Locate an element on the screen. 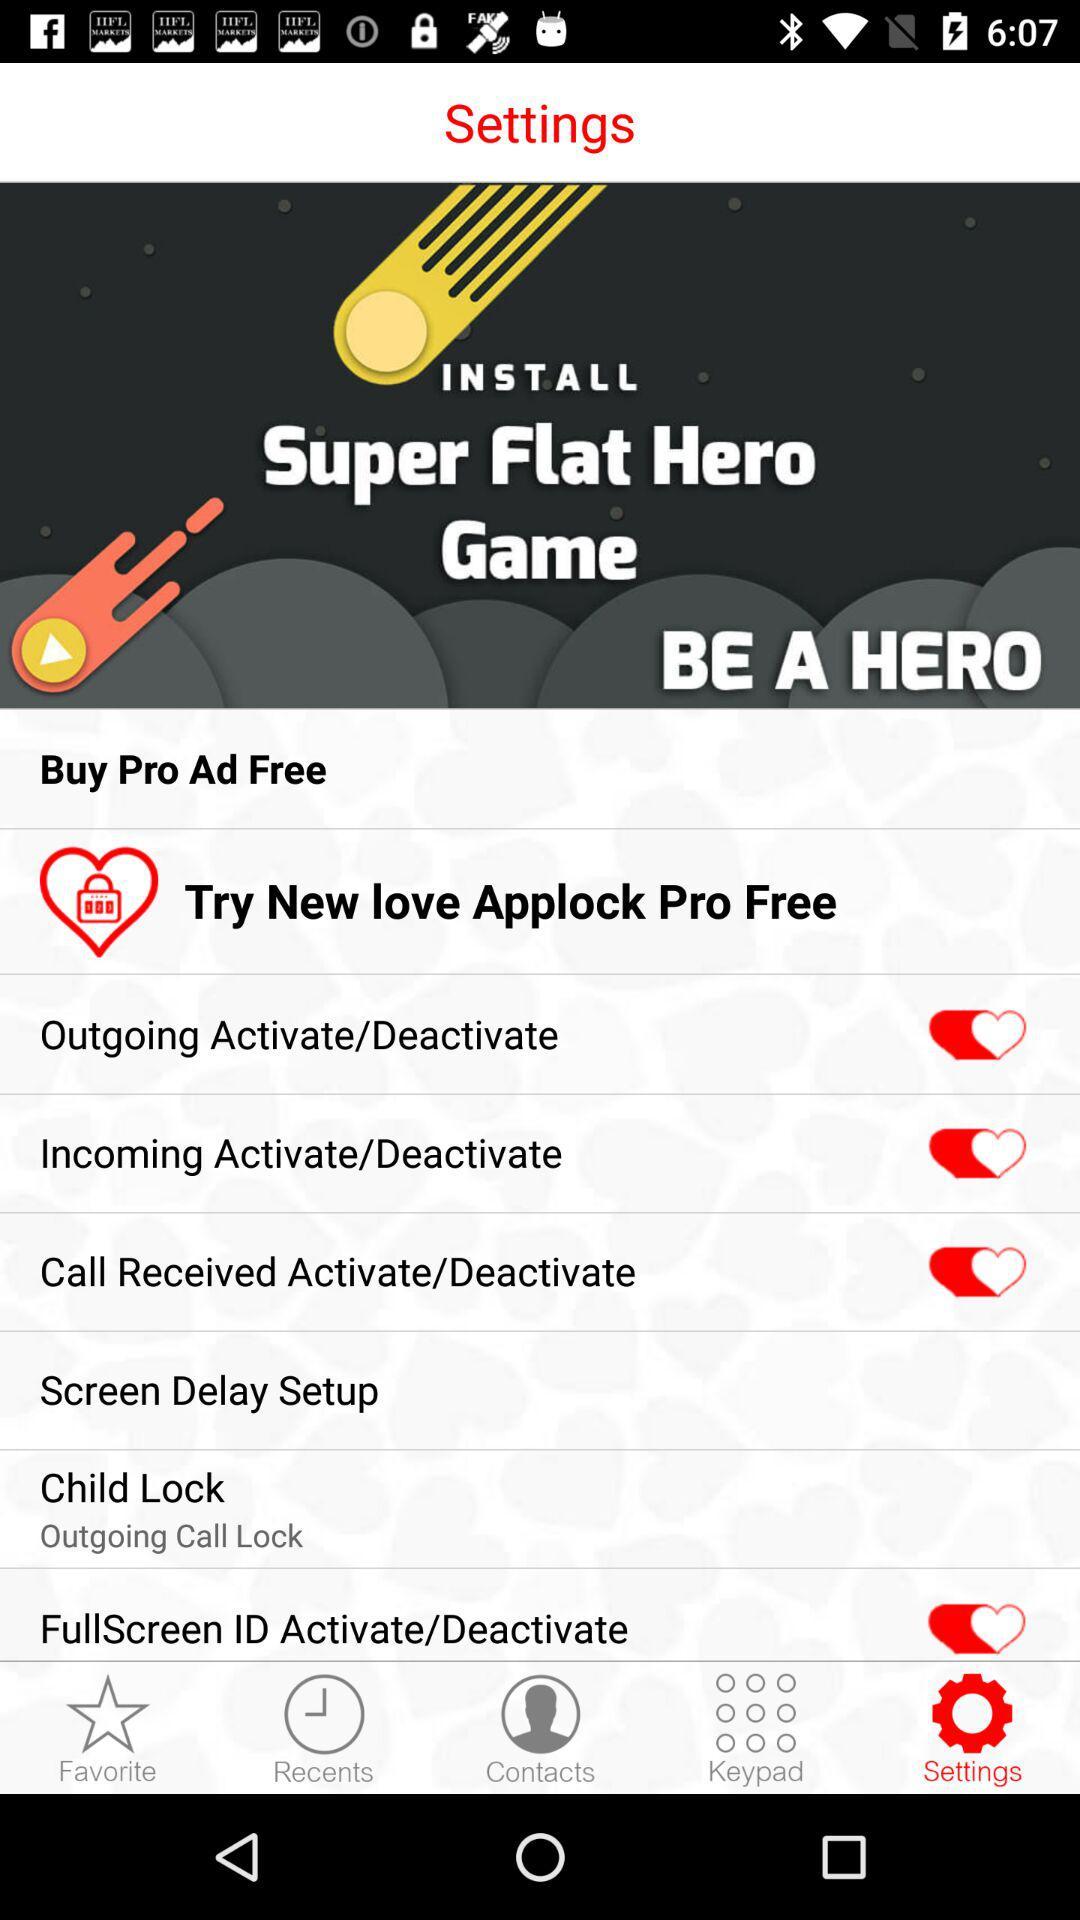 The height and width of the screenshot is (1920, 1080). the favorite icon is located at coordinates (974, 1035).